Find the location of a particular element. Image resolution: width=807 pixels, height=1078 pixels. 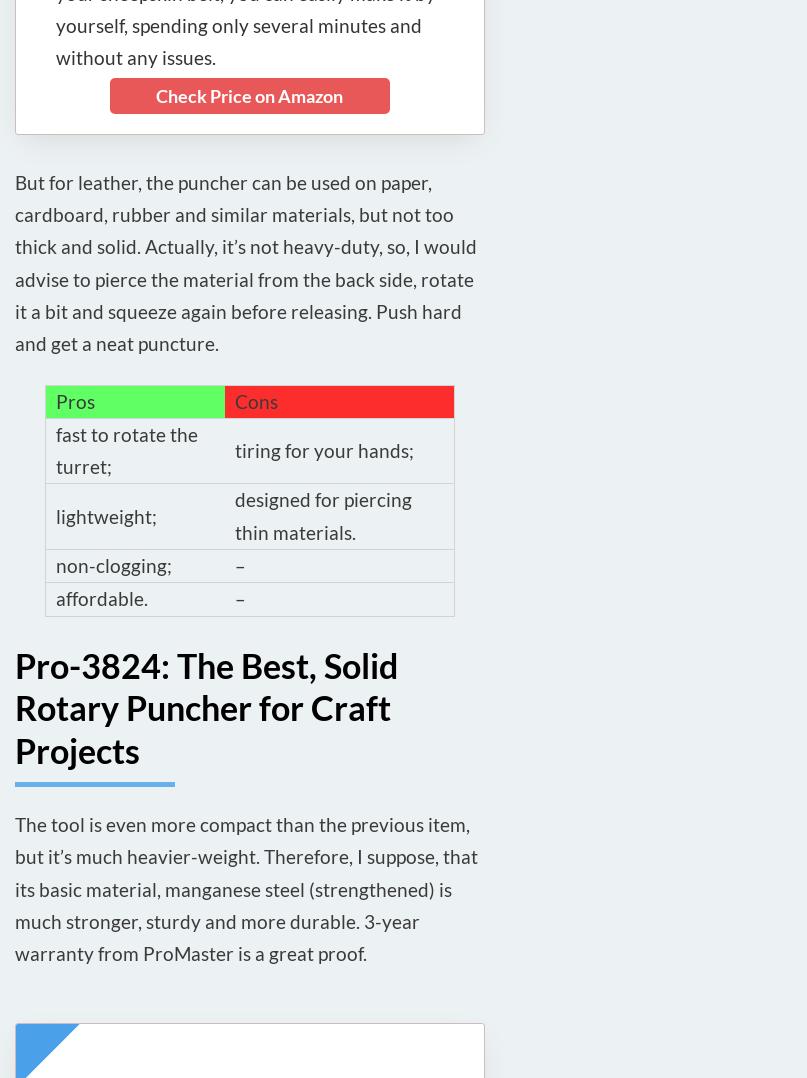

'affordable.' is located at coordinates (56, 598).